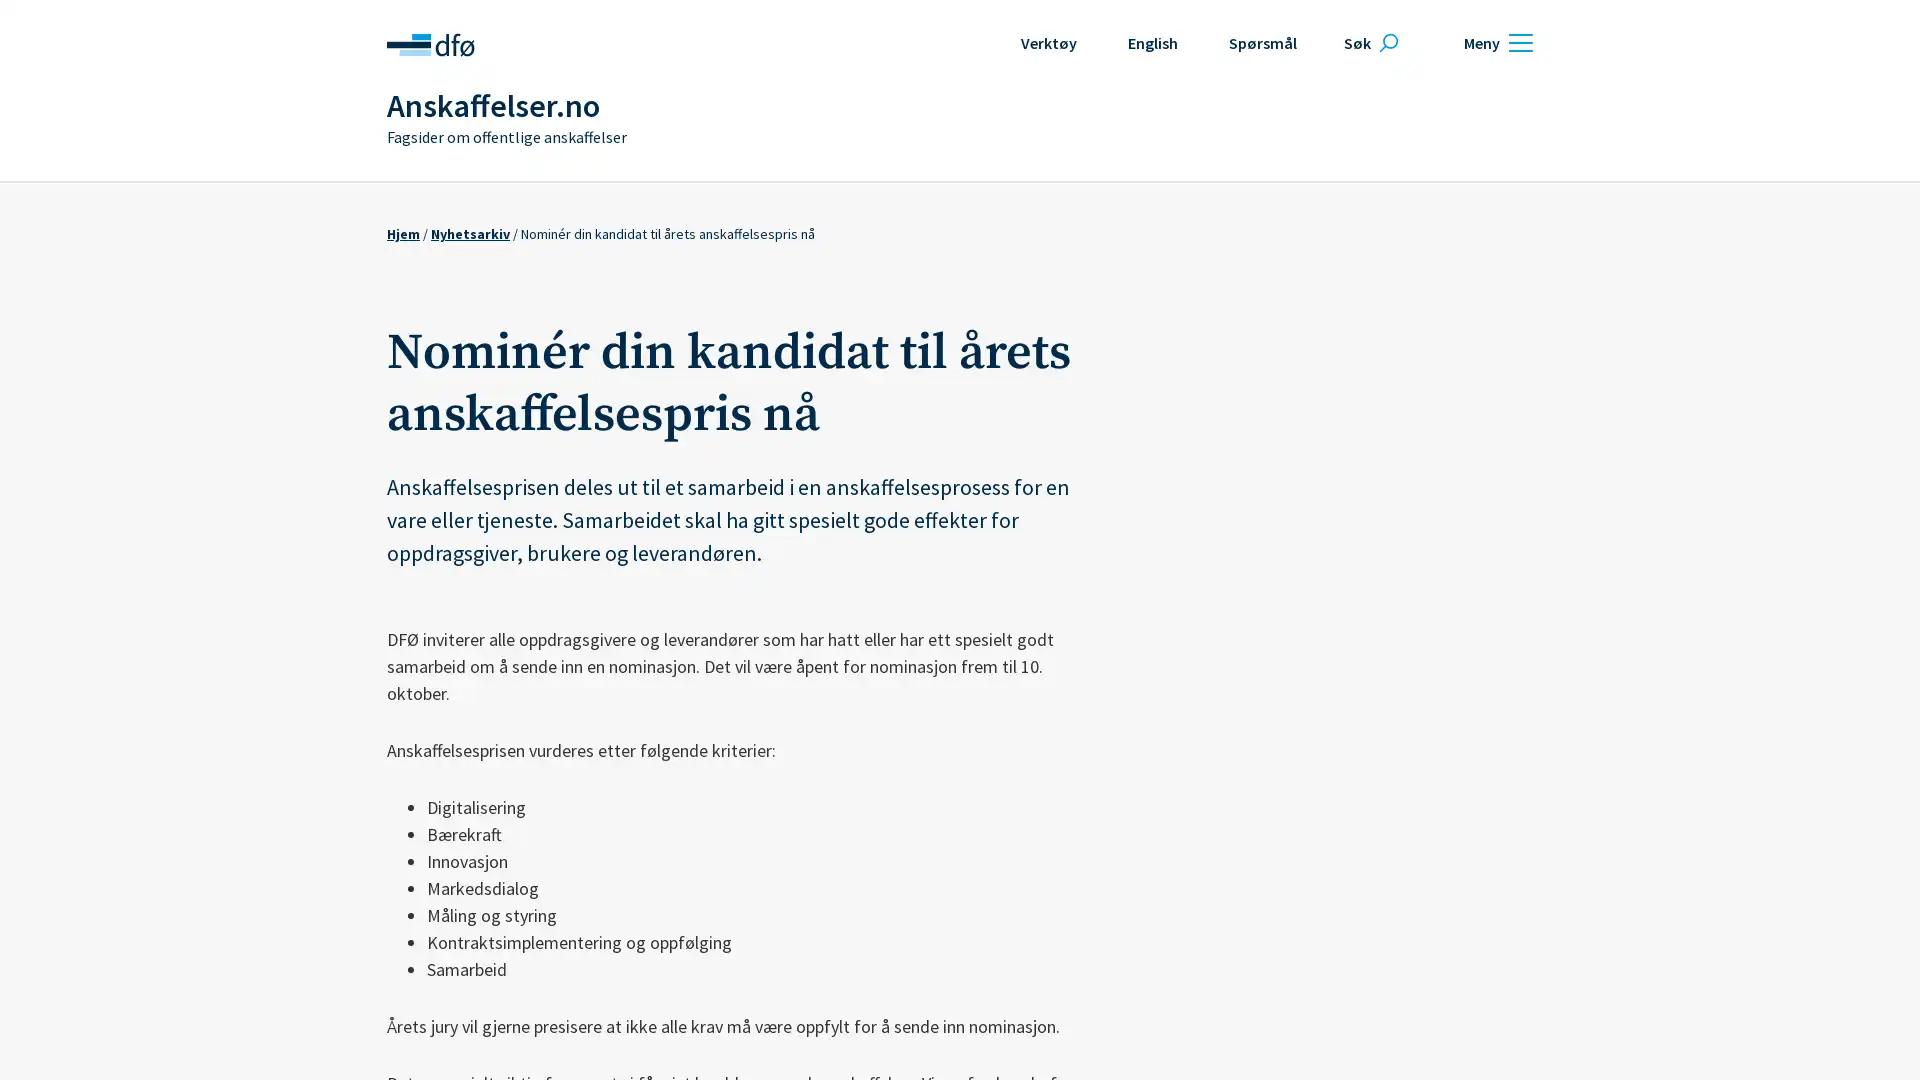  What do you see at coordinates (1367, 42) in the screenshot?
I see `Sk` at bounding box center [1367, 42].